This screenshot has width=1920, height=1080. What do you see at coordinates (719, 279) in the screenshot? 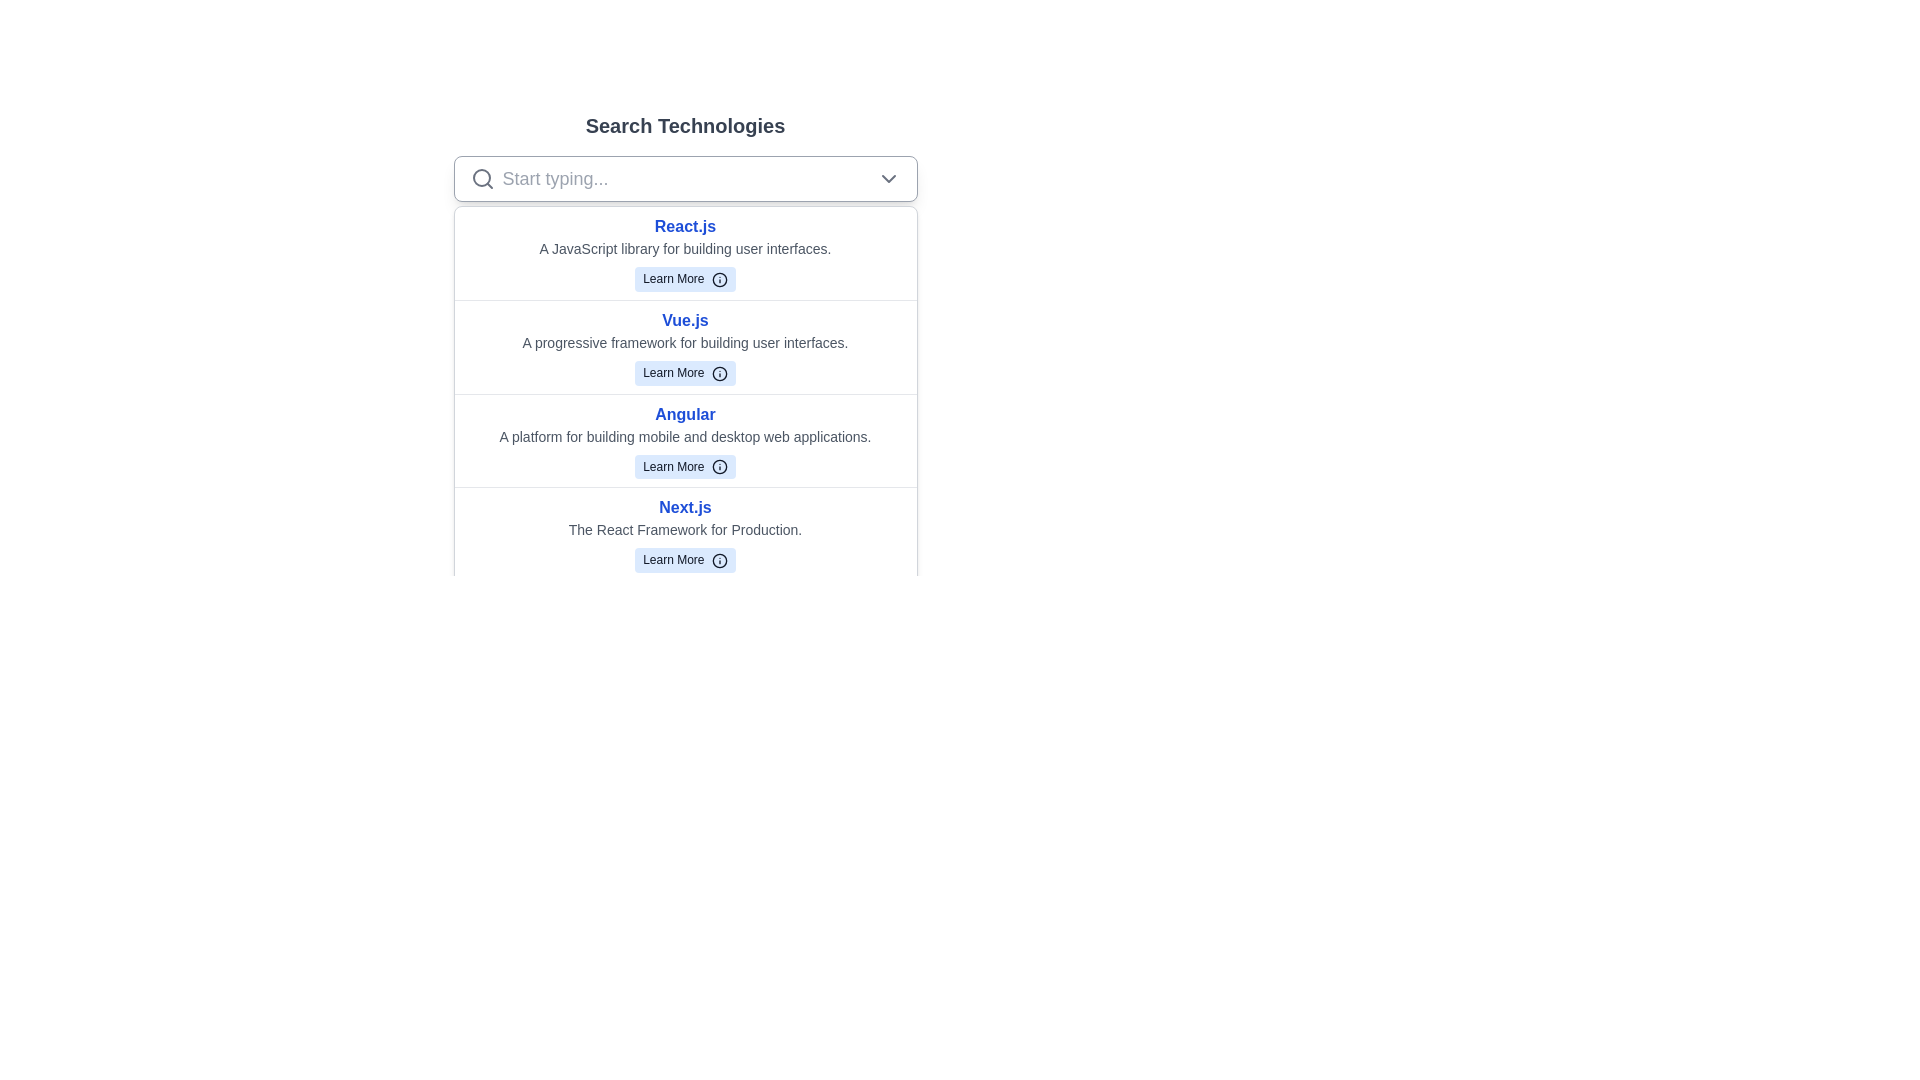
I see `the circular information icon with a blue background located within the 'Learn More' button under the 'React.js' section` at bounding box center [719, 279].